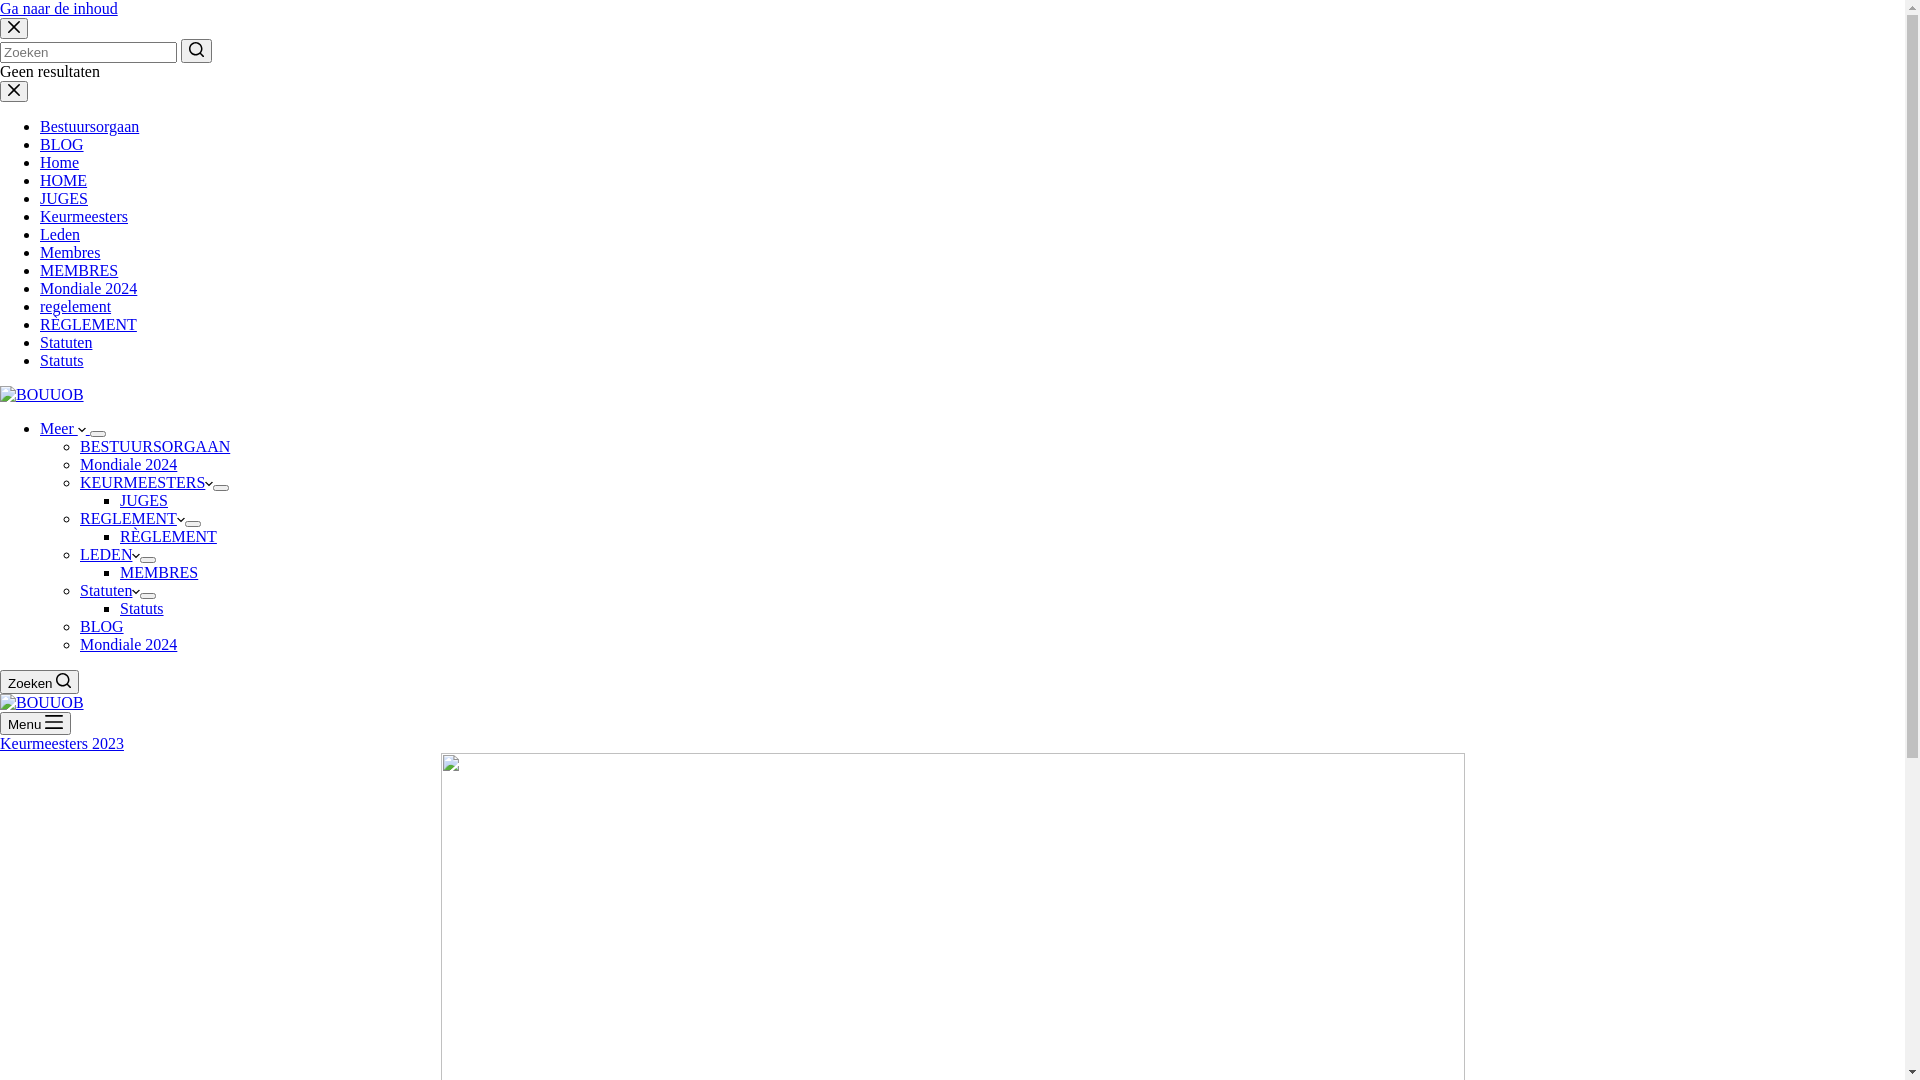 The image size is (1920, 1080). I want to click on 'JUGES', so click(63, 198).